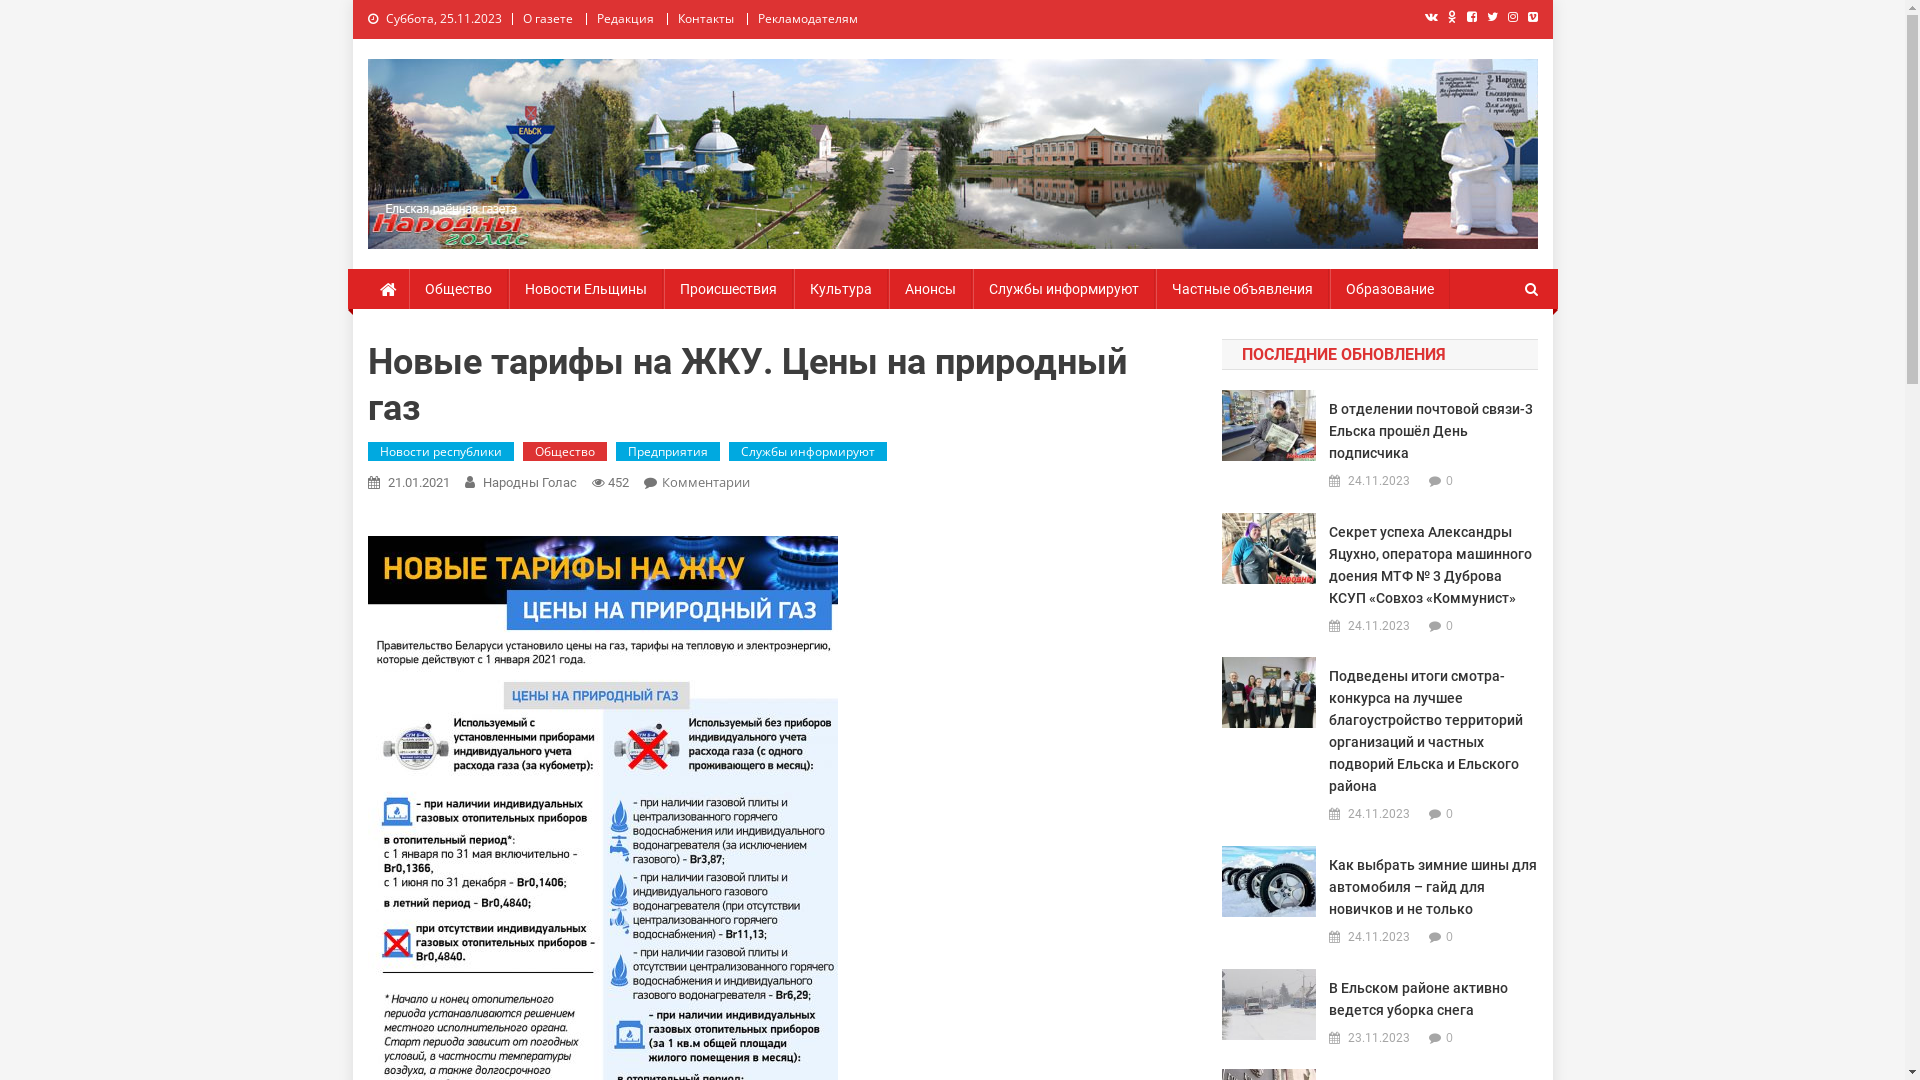 This screenshot has height=1080, width=1920. What do you see at coordinates (1377, 482) in the screenshot?
I see `'24.11.2023'` at bounding box center [1377, 482].